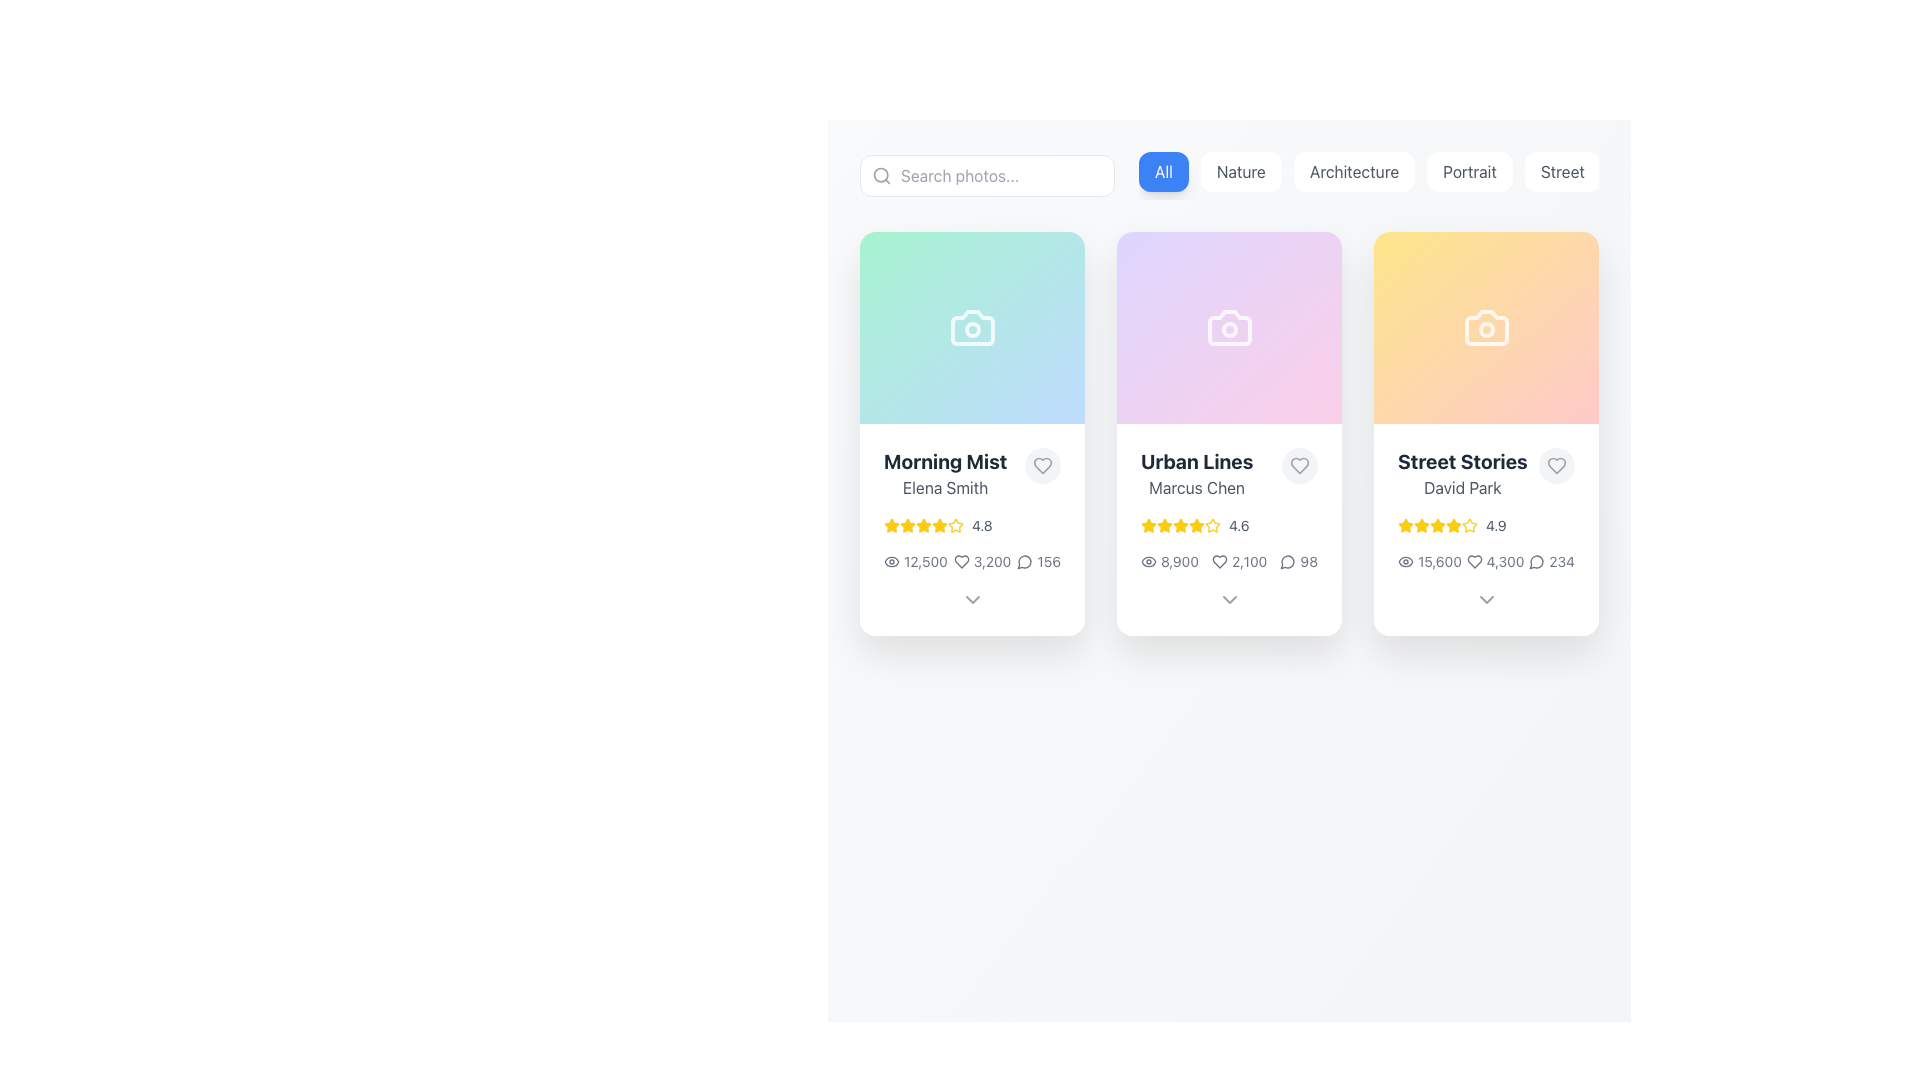 The image size is (1920, 1080). I want to click on the star icon representing the fifth rating level in the five-star rating system for the 'Street Stories' card, so click(1469, 524).